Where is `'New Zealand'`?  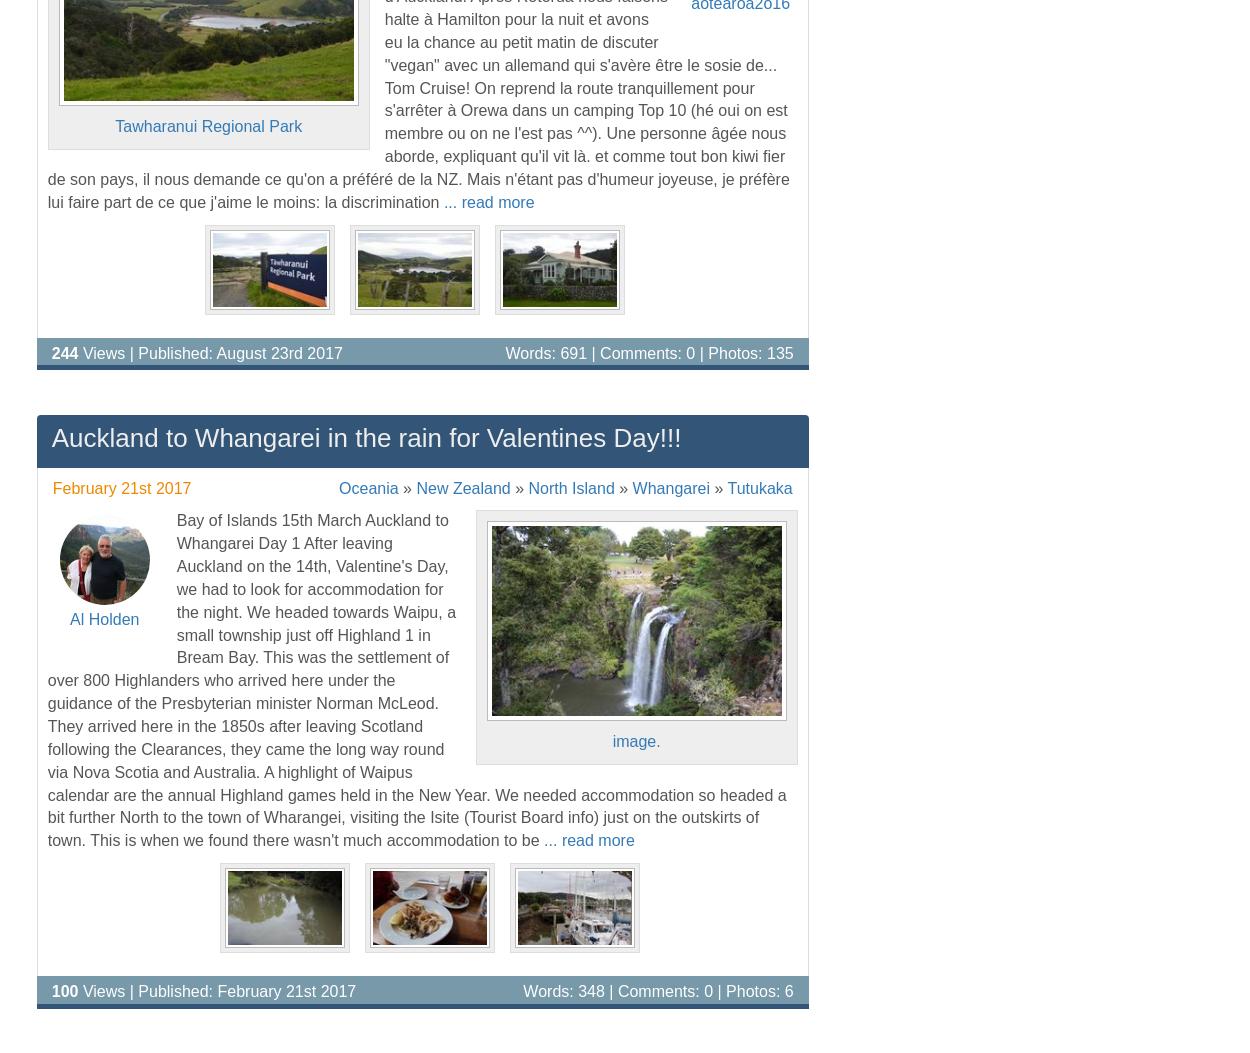
'New Zealand' is located at coordinates (462, 487).